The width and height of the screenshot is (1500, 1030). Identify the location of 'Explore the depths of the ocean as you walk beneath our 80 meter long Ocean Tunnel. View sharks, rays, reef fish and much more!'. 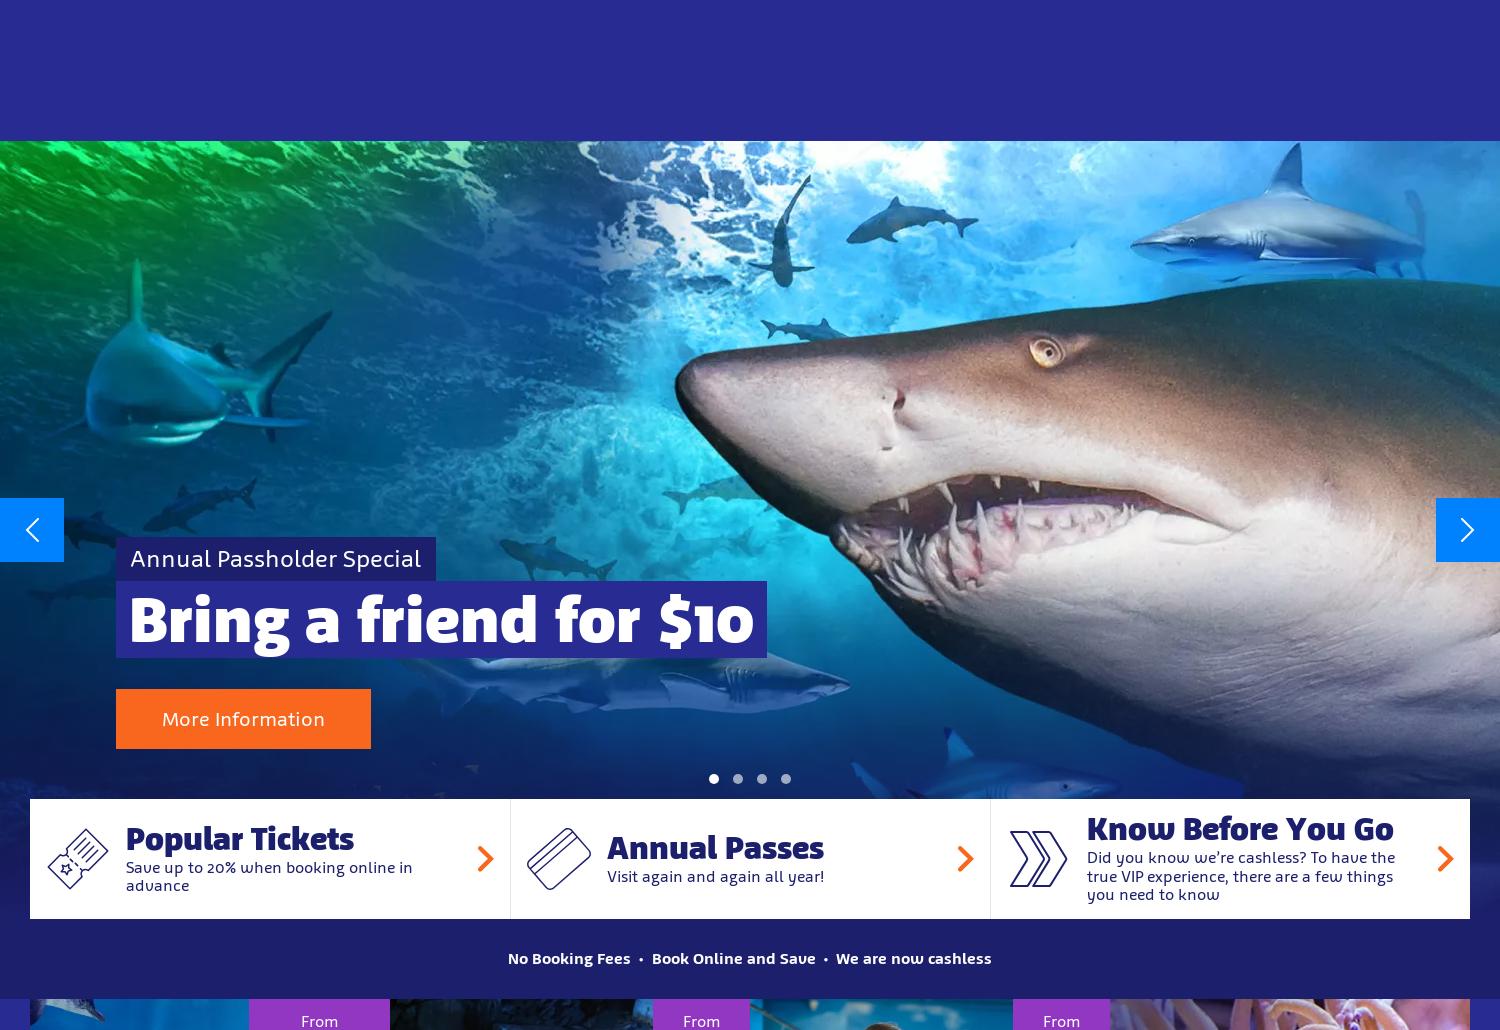
(567, 357).